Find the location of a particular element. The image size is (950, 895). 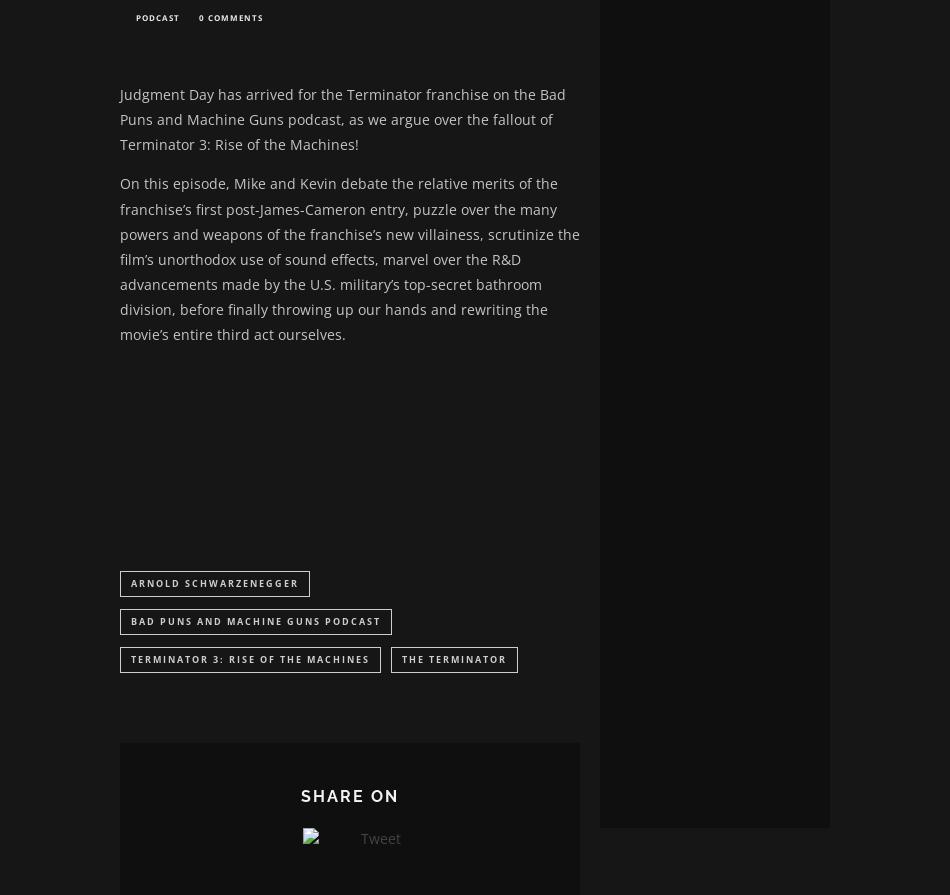

'Terminator 3: Rise of the Machines' is located at coordinates (249, 662).